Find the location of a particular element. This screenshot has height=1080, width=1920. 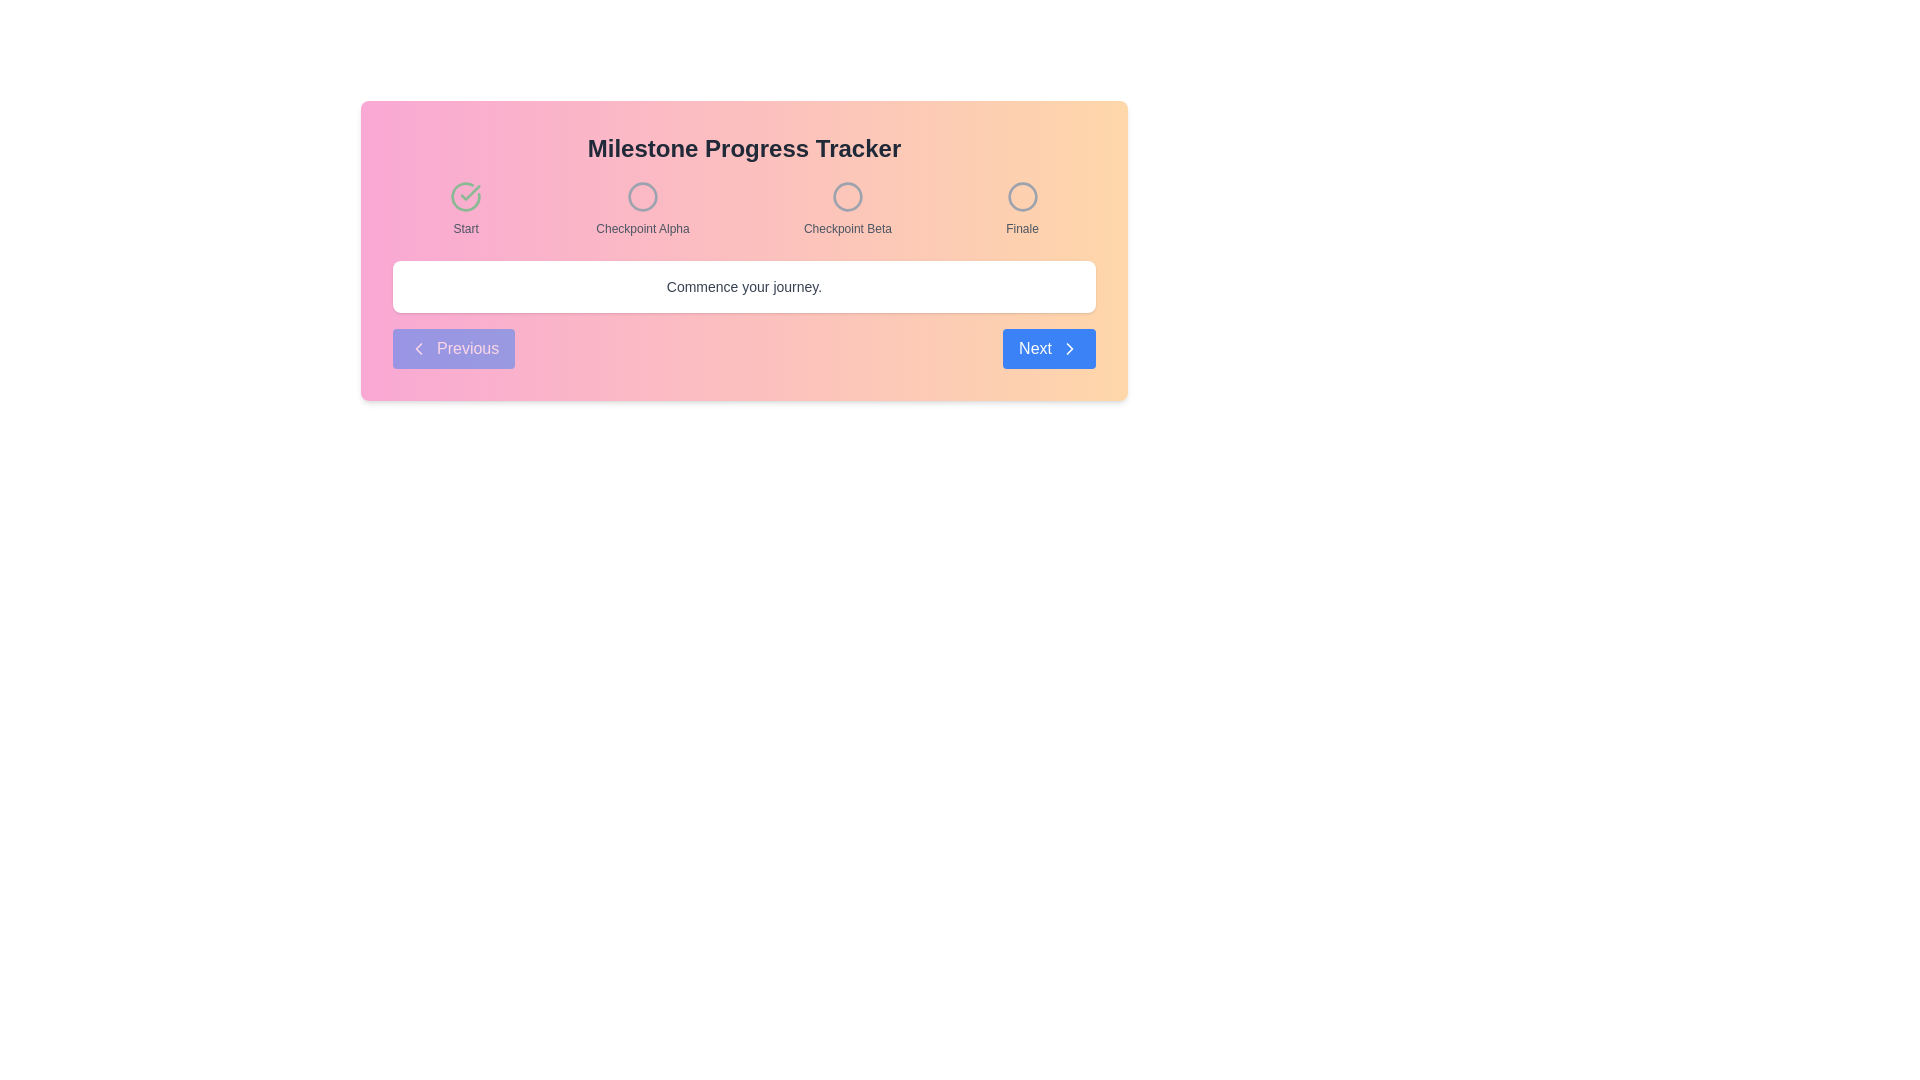

the 'Previous' button, which has a blue background and white text is located at coordinates (453, 347).